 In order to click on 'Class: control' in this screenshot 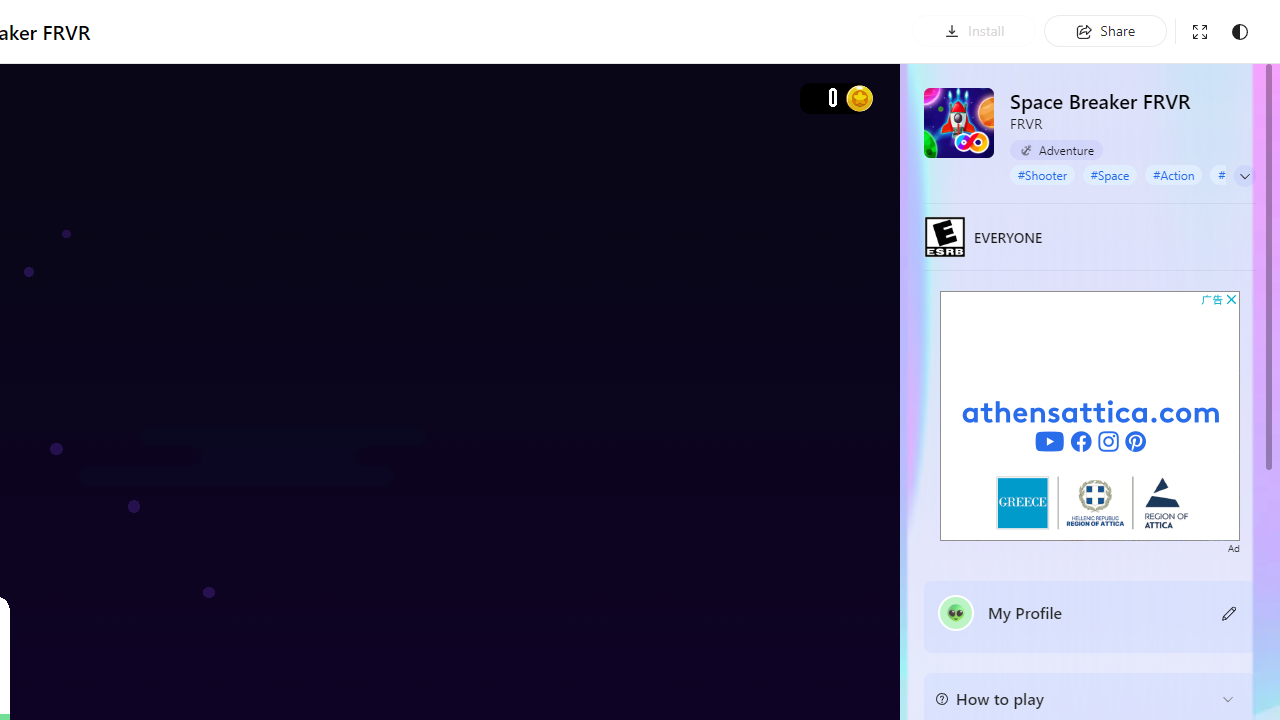, I will do `click(1244, 175)`.